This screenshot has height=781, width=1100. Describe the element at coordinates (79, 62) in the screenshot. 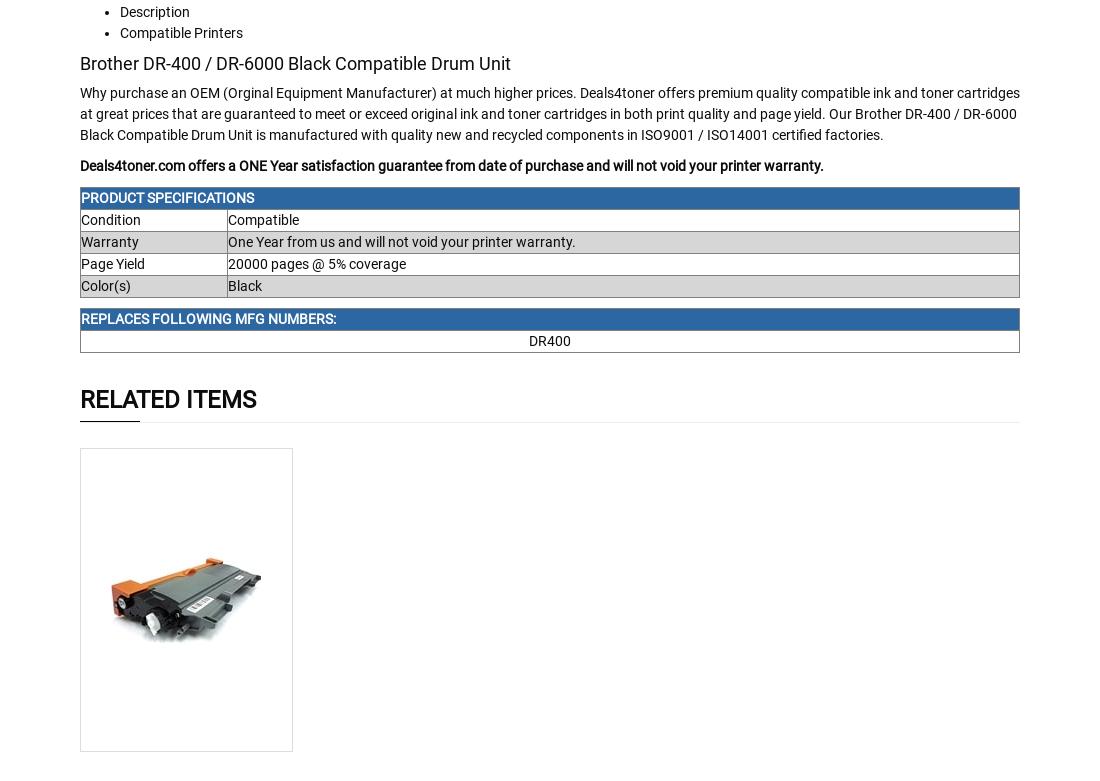

I see `'Brother DR-400 / DR-6000 Black Compatible Drum Unit'` at that location.